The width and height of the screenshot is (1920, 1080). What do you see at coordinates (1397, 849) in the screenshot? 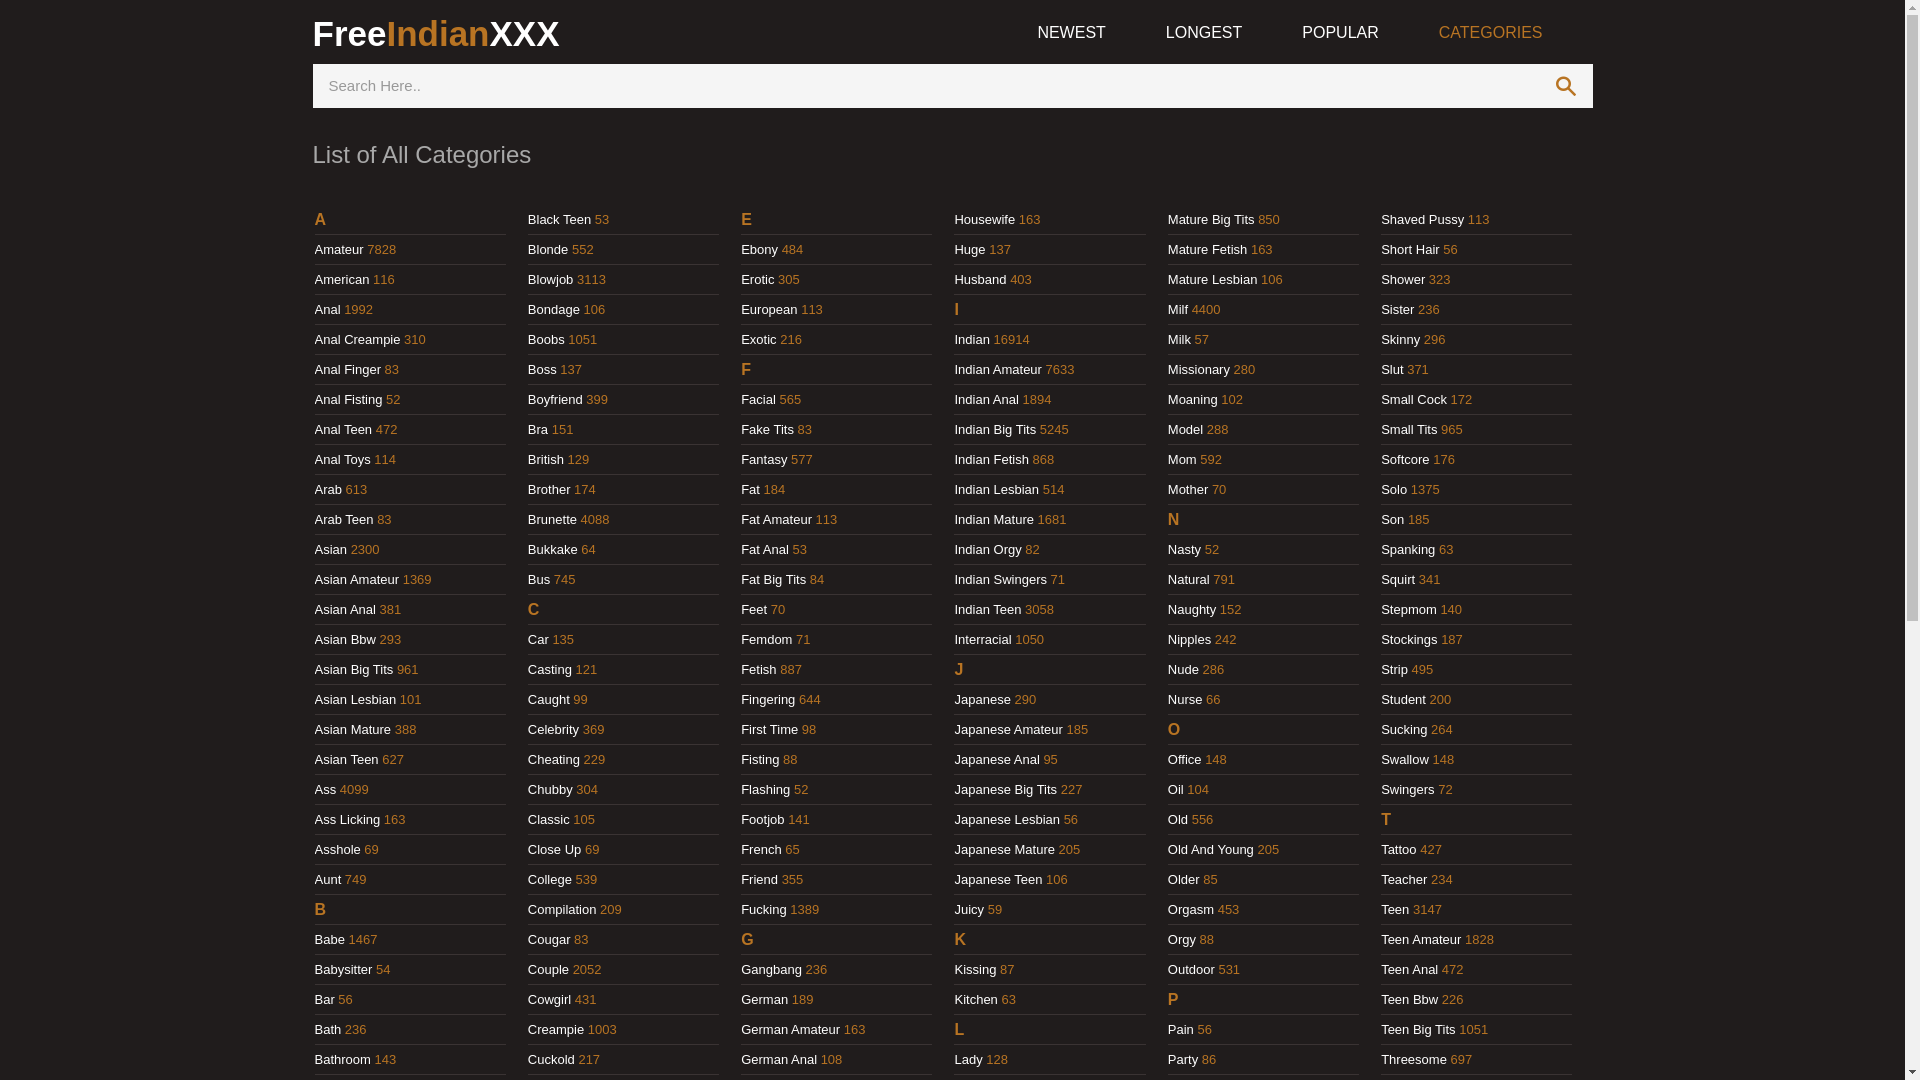
I see `'Tattoo'` at bounding box center [1397, 849].